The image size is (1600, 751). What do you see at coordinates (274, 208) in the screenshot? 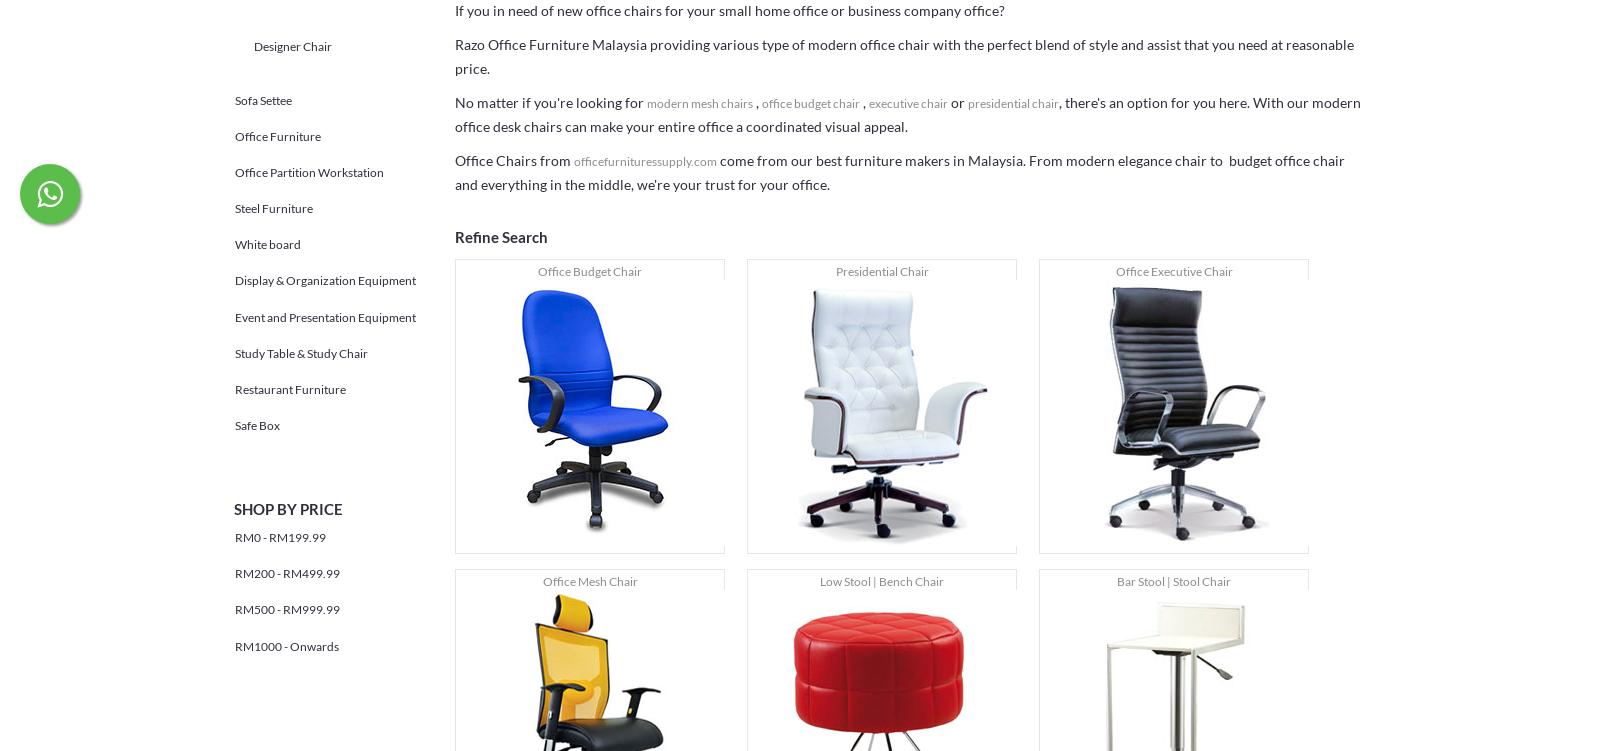
I see `'Steel Furniture'` at bounding box center [274, 208].